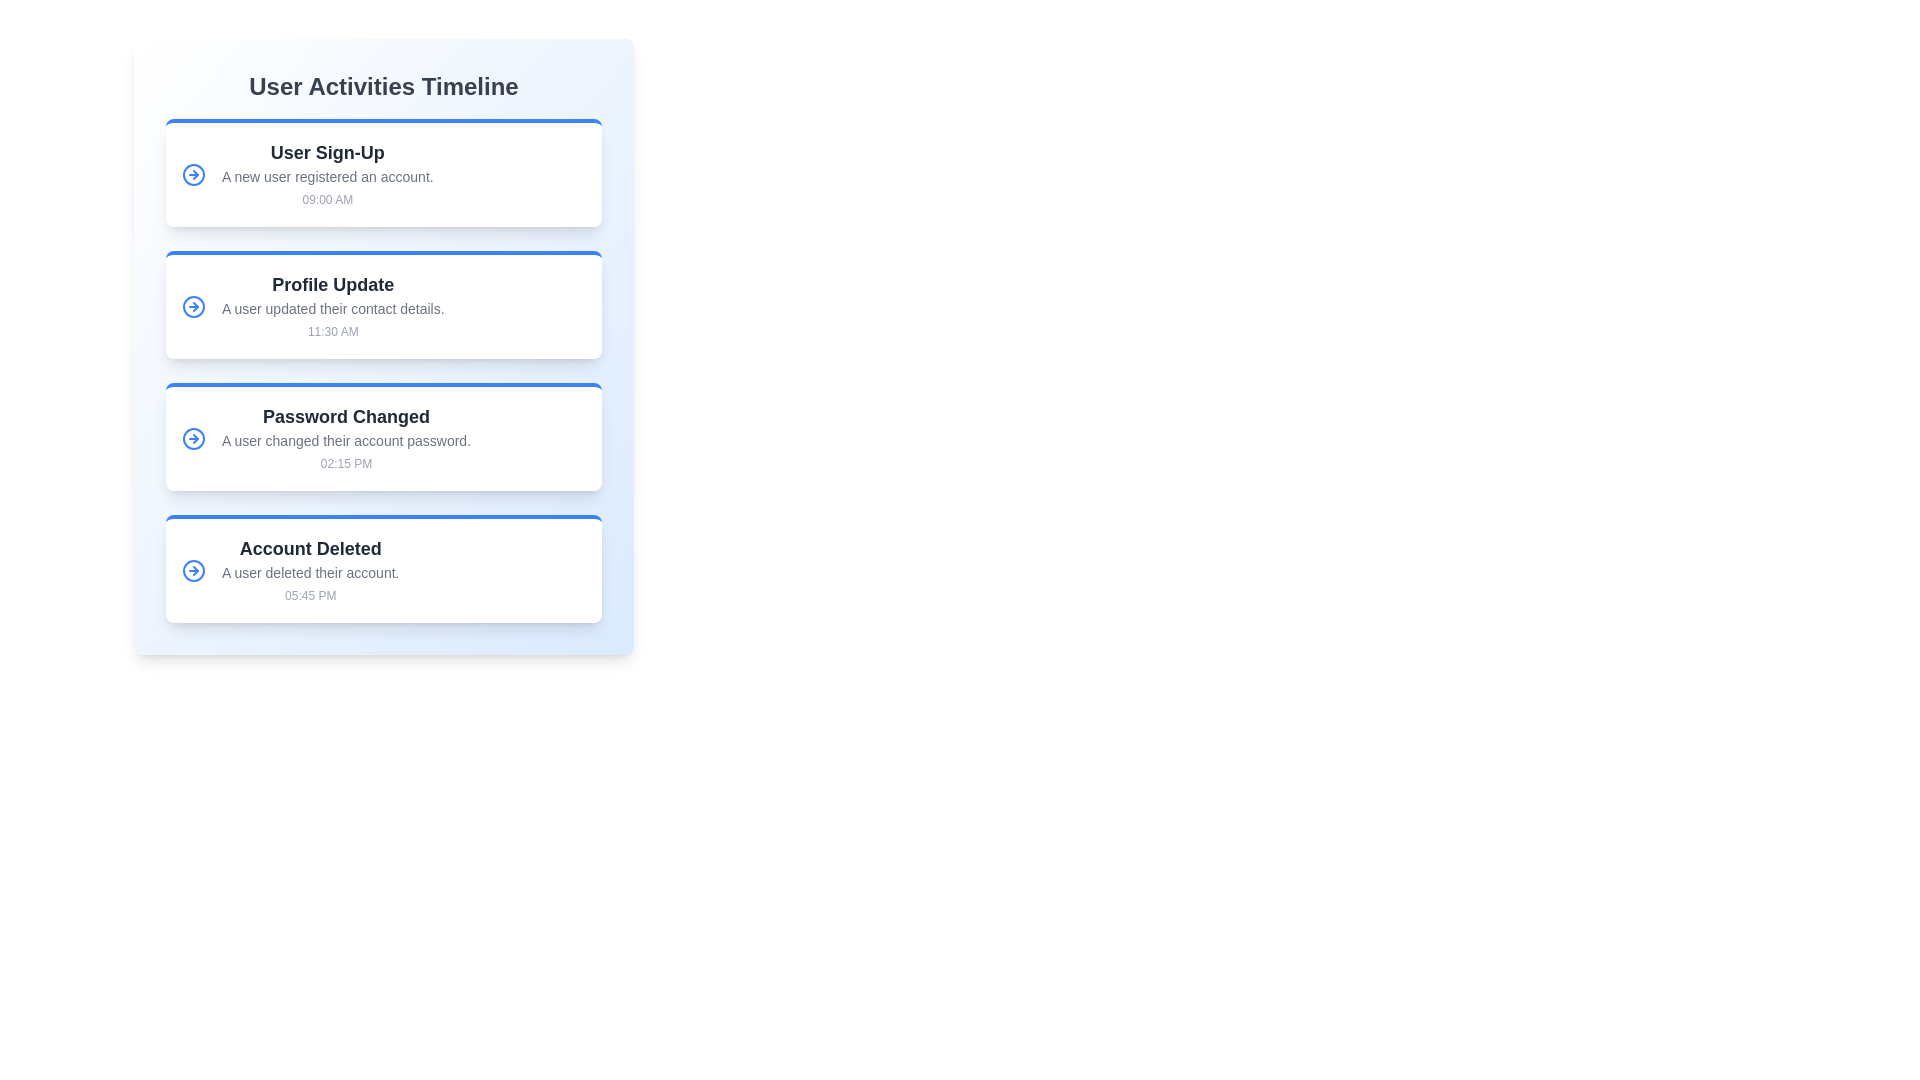 The height and width of the screenshot is (1080, 1920). Describe the element at coordinates (346, 439) in the screenshot. I see `the text element displaying 'A user changed their account password.' which is styled with a small gray font and is located within the 'Password Changed' entry box` at that location.